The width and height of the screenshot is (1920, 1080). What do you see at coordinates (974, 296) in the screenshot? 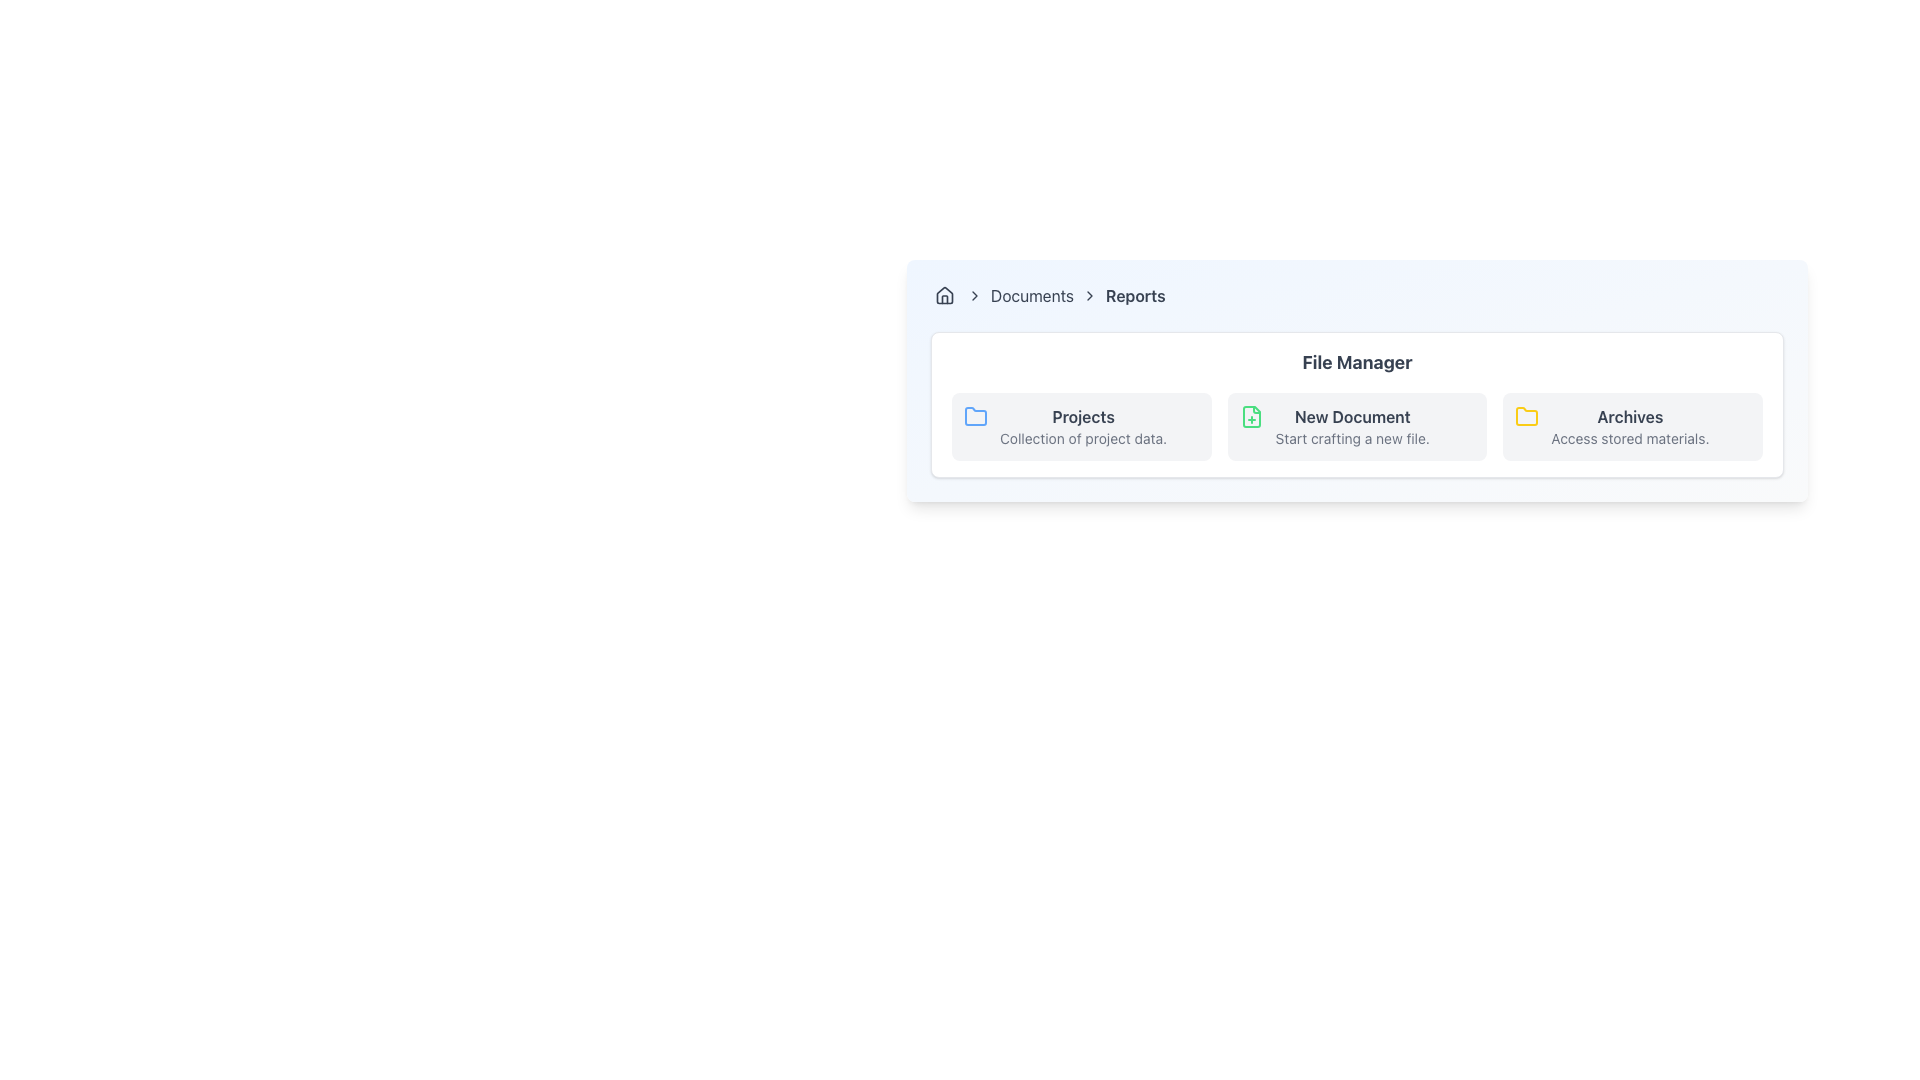
I see `the chevron icon, which serves as a visual separator in the breadcrumb navigation bar between 'Documents' and 'Reports'` at bounding box center [974, 296].